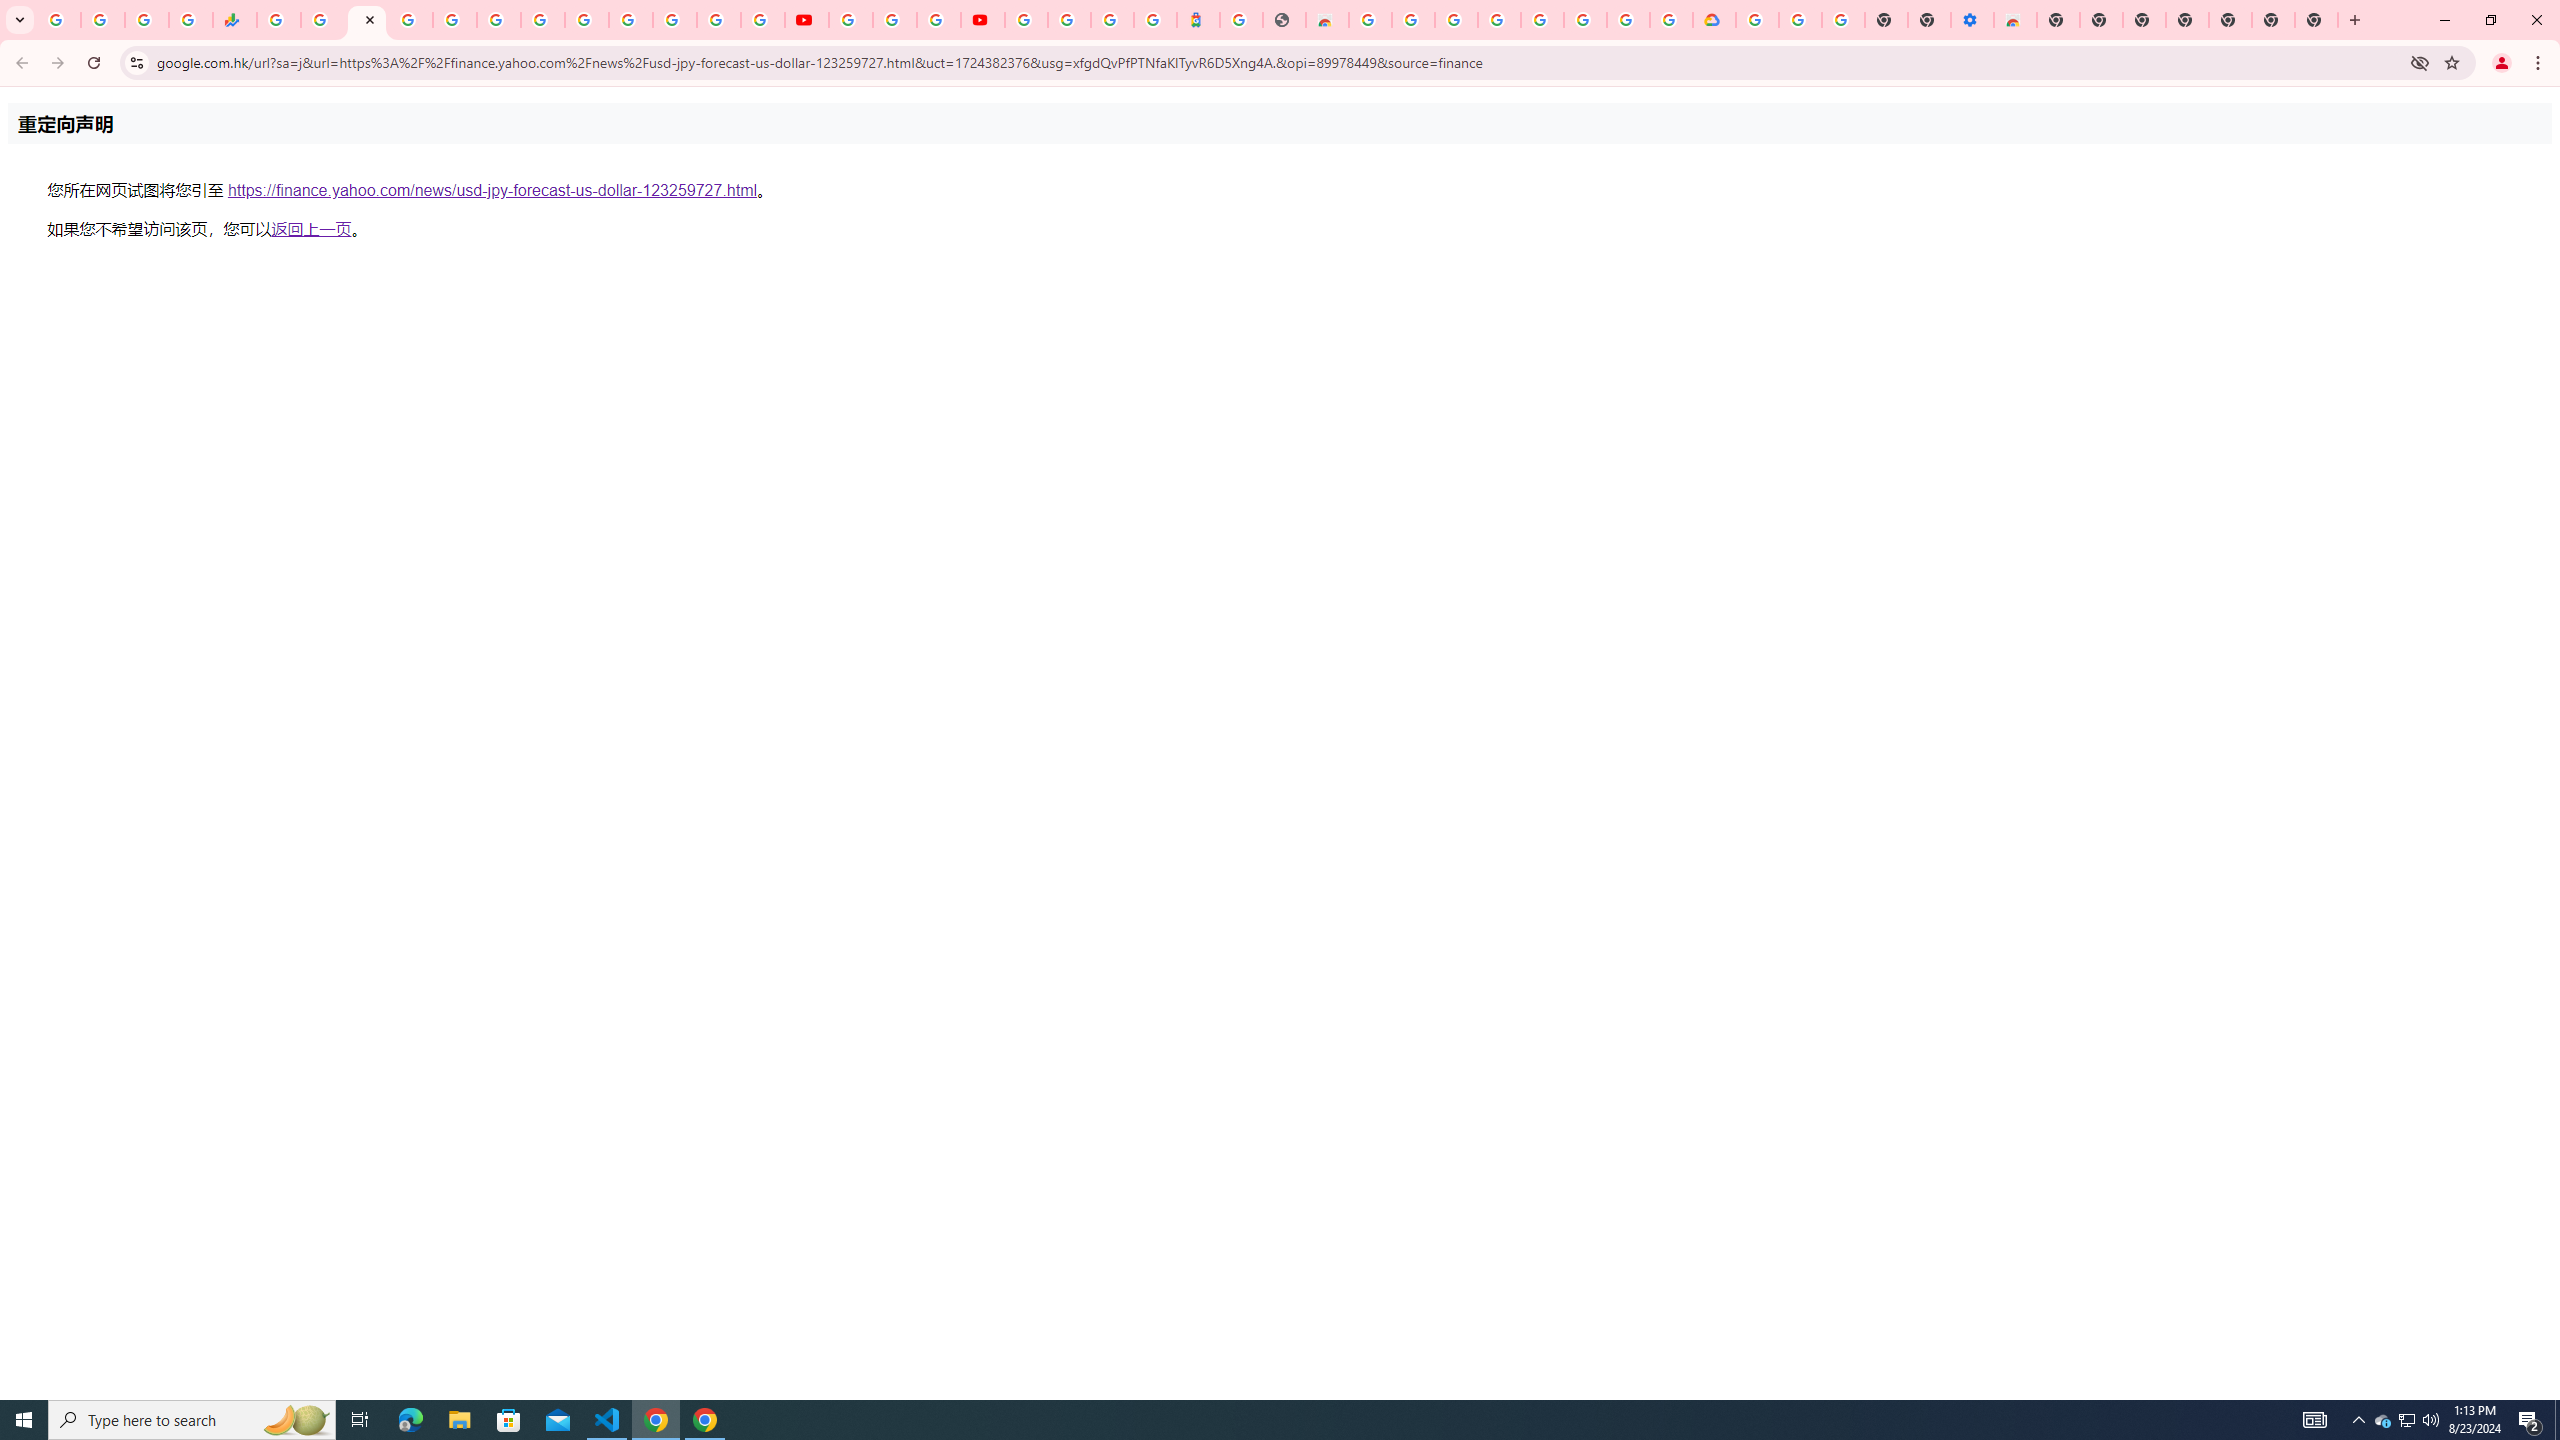 Image resolution: width=2560 pixels, height=1440 pixels. Describe the element at coordinates (1198, 19) in the screenshot. I see `'Atour Hotel - Google hotels'` at that location.